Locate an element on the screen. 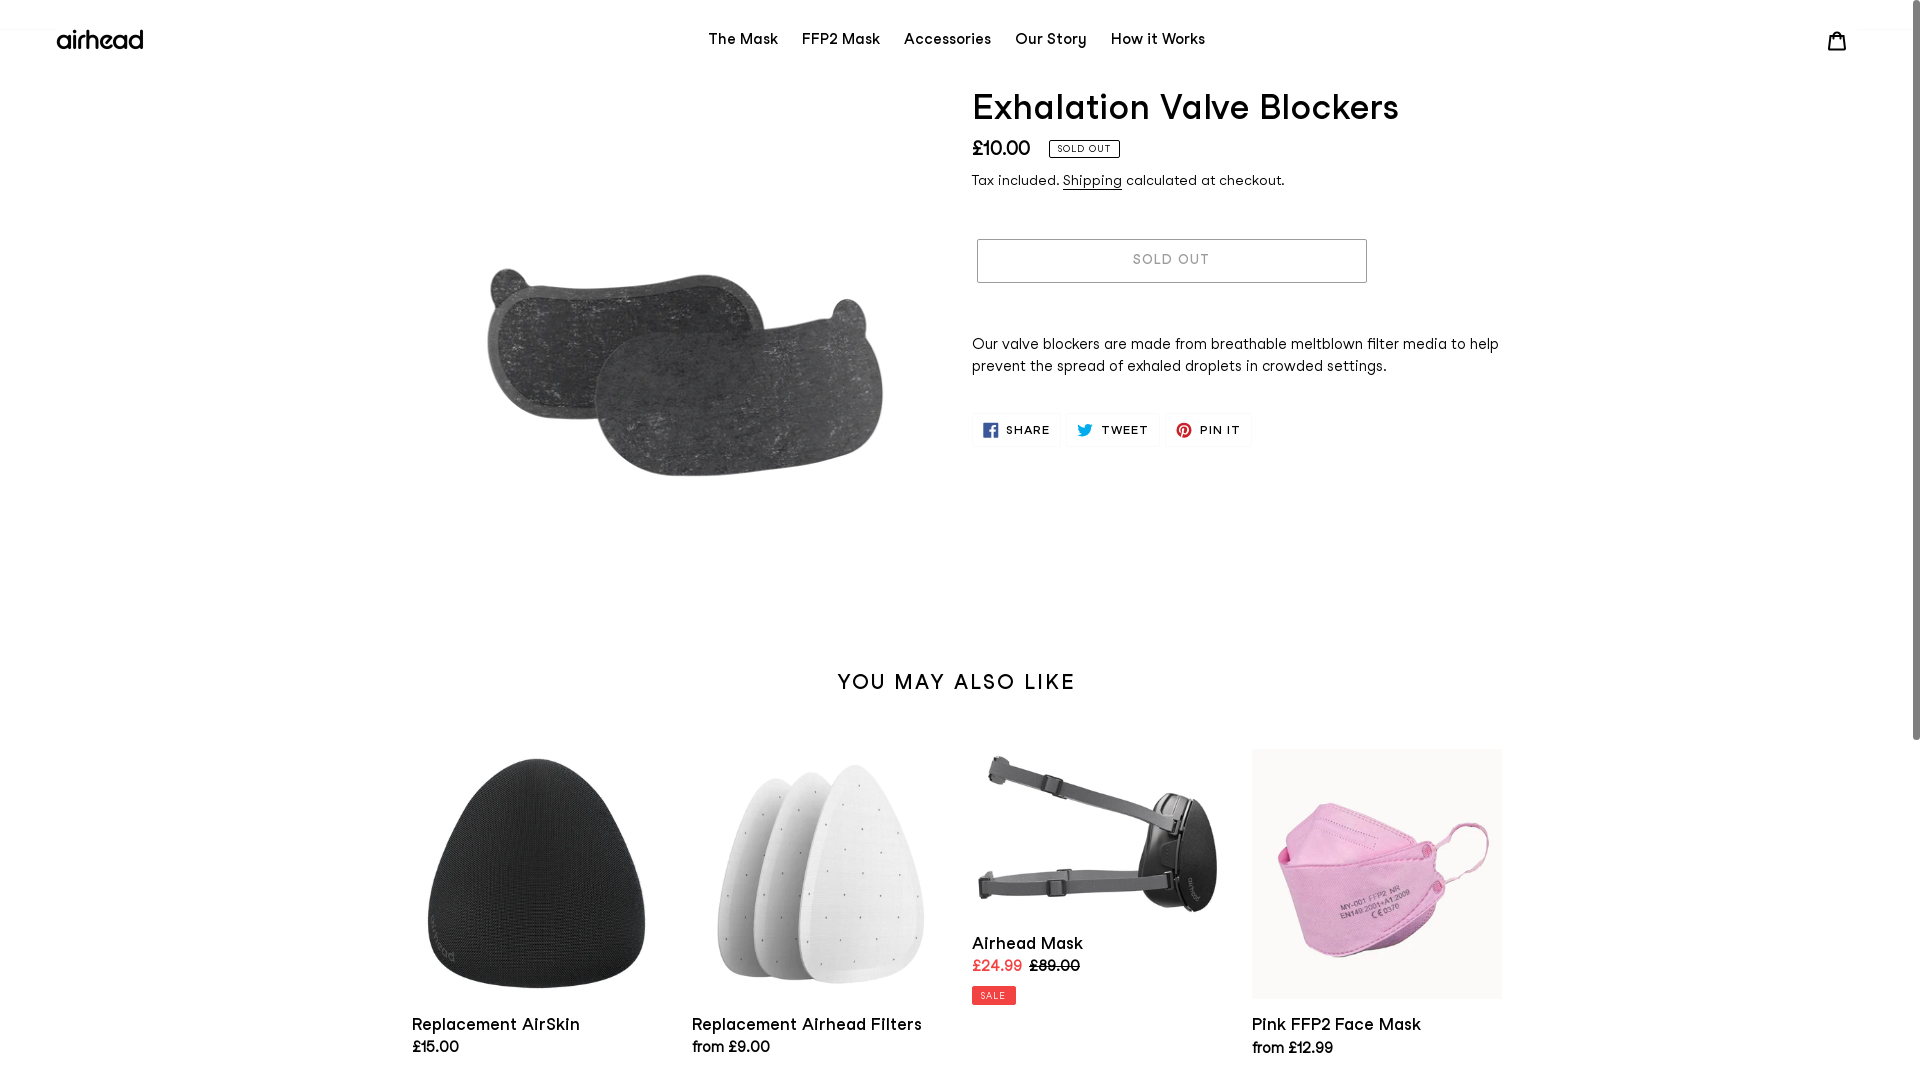  'PIN IT is located at coordinates (1207, 428).